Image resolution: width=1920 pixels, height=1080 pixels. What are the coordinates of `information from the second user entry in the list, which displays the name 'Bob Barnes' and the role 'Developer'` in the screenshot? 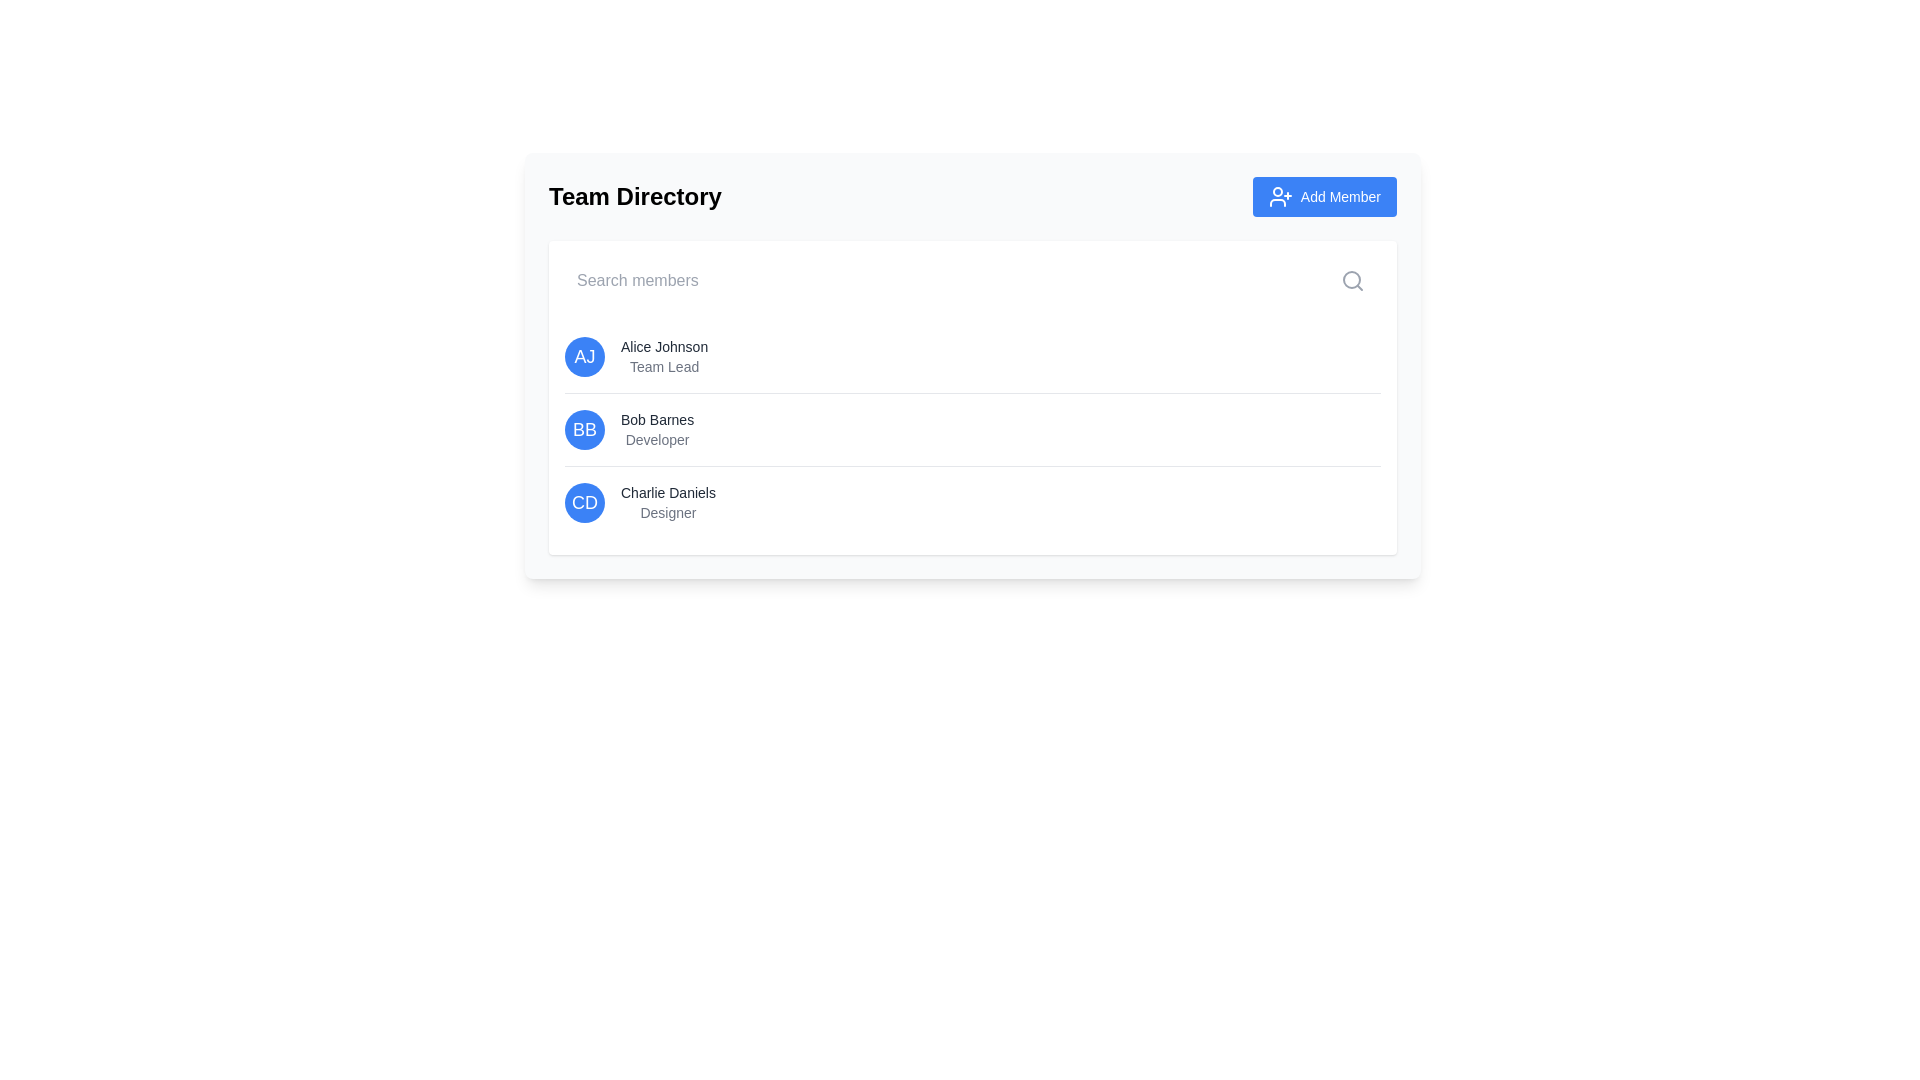 It's located at (973, 427).